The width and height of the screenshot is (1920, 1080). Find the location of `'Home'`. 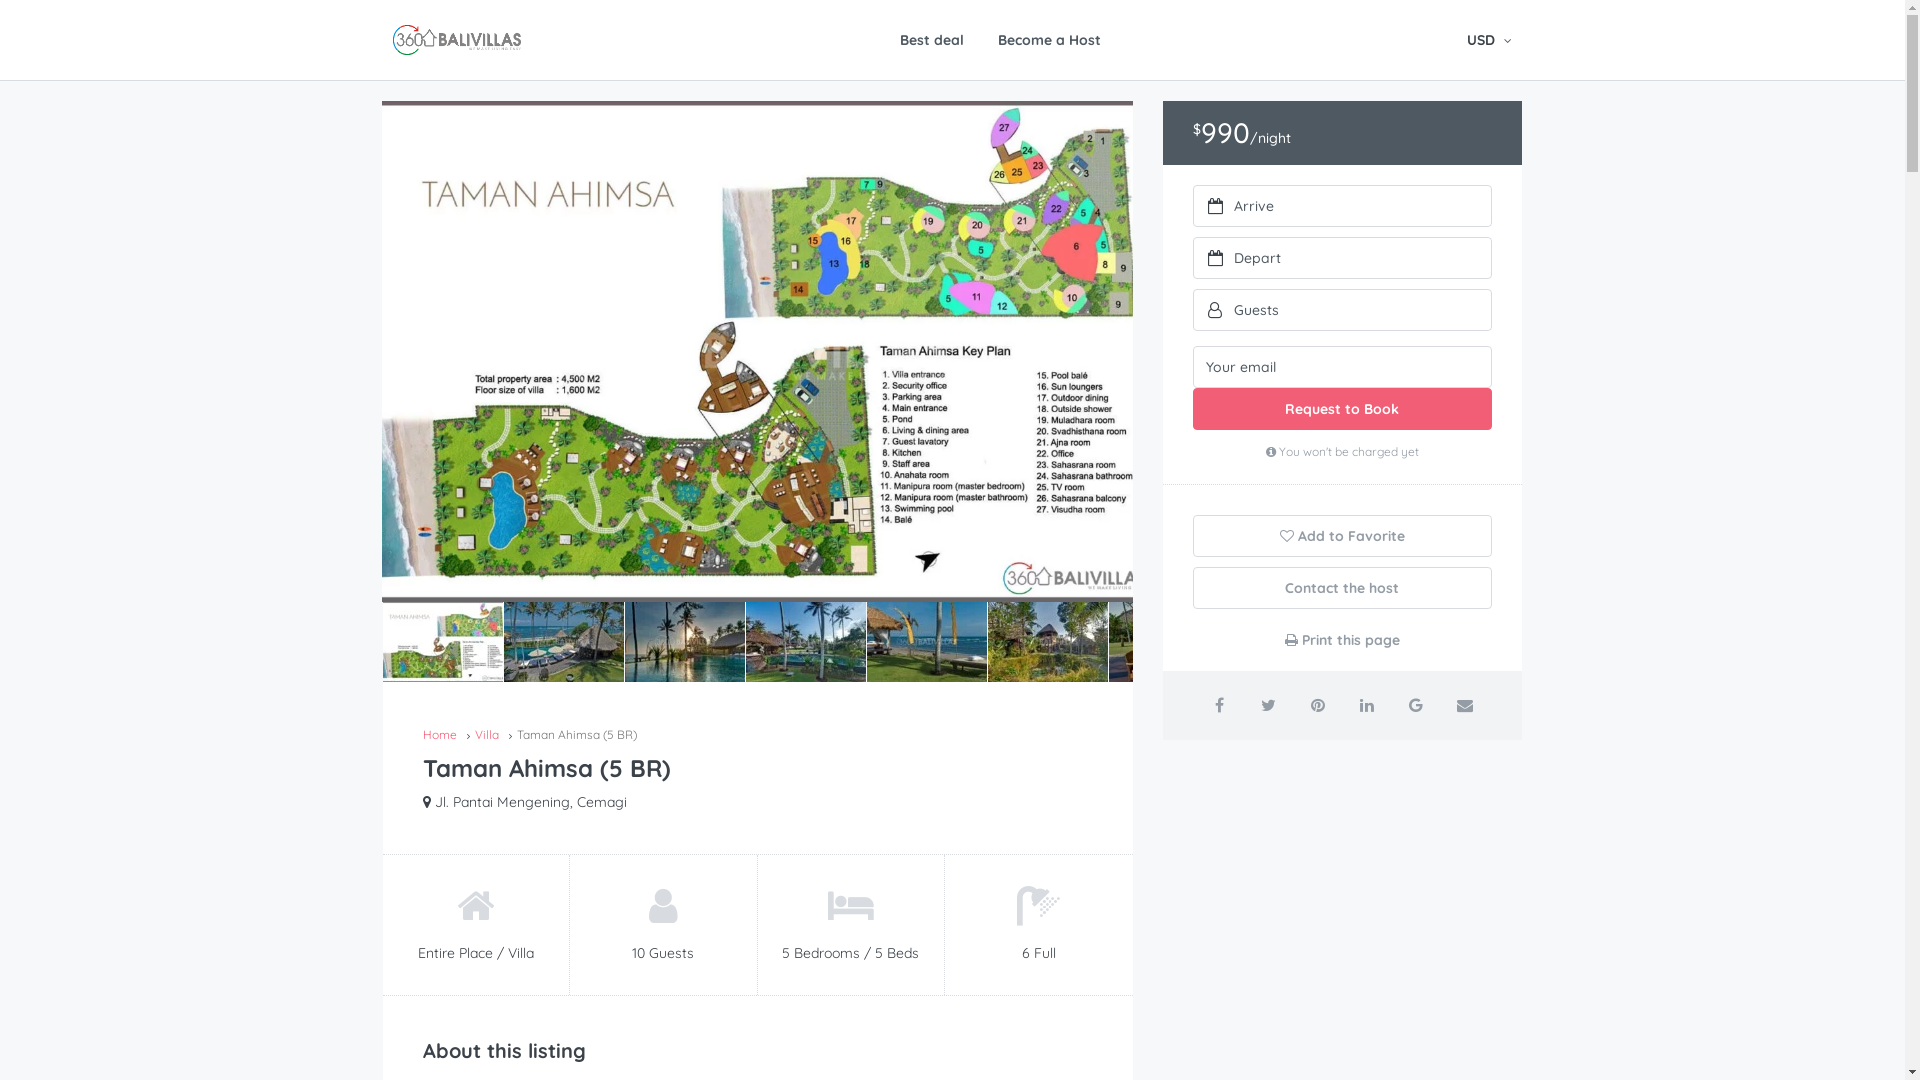

'Home' is located at coordinates (437, 734).